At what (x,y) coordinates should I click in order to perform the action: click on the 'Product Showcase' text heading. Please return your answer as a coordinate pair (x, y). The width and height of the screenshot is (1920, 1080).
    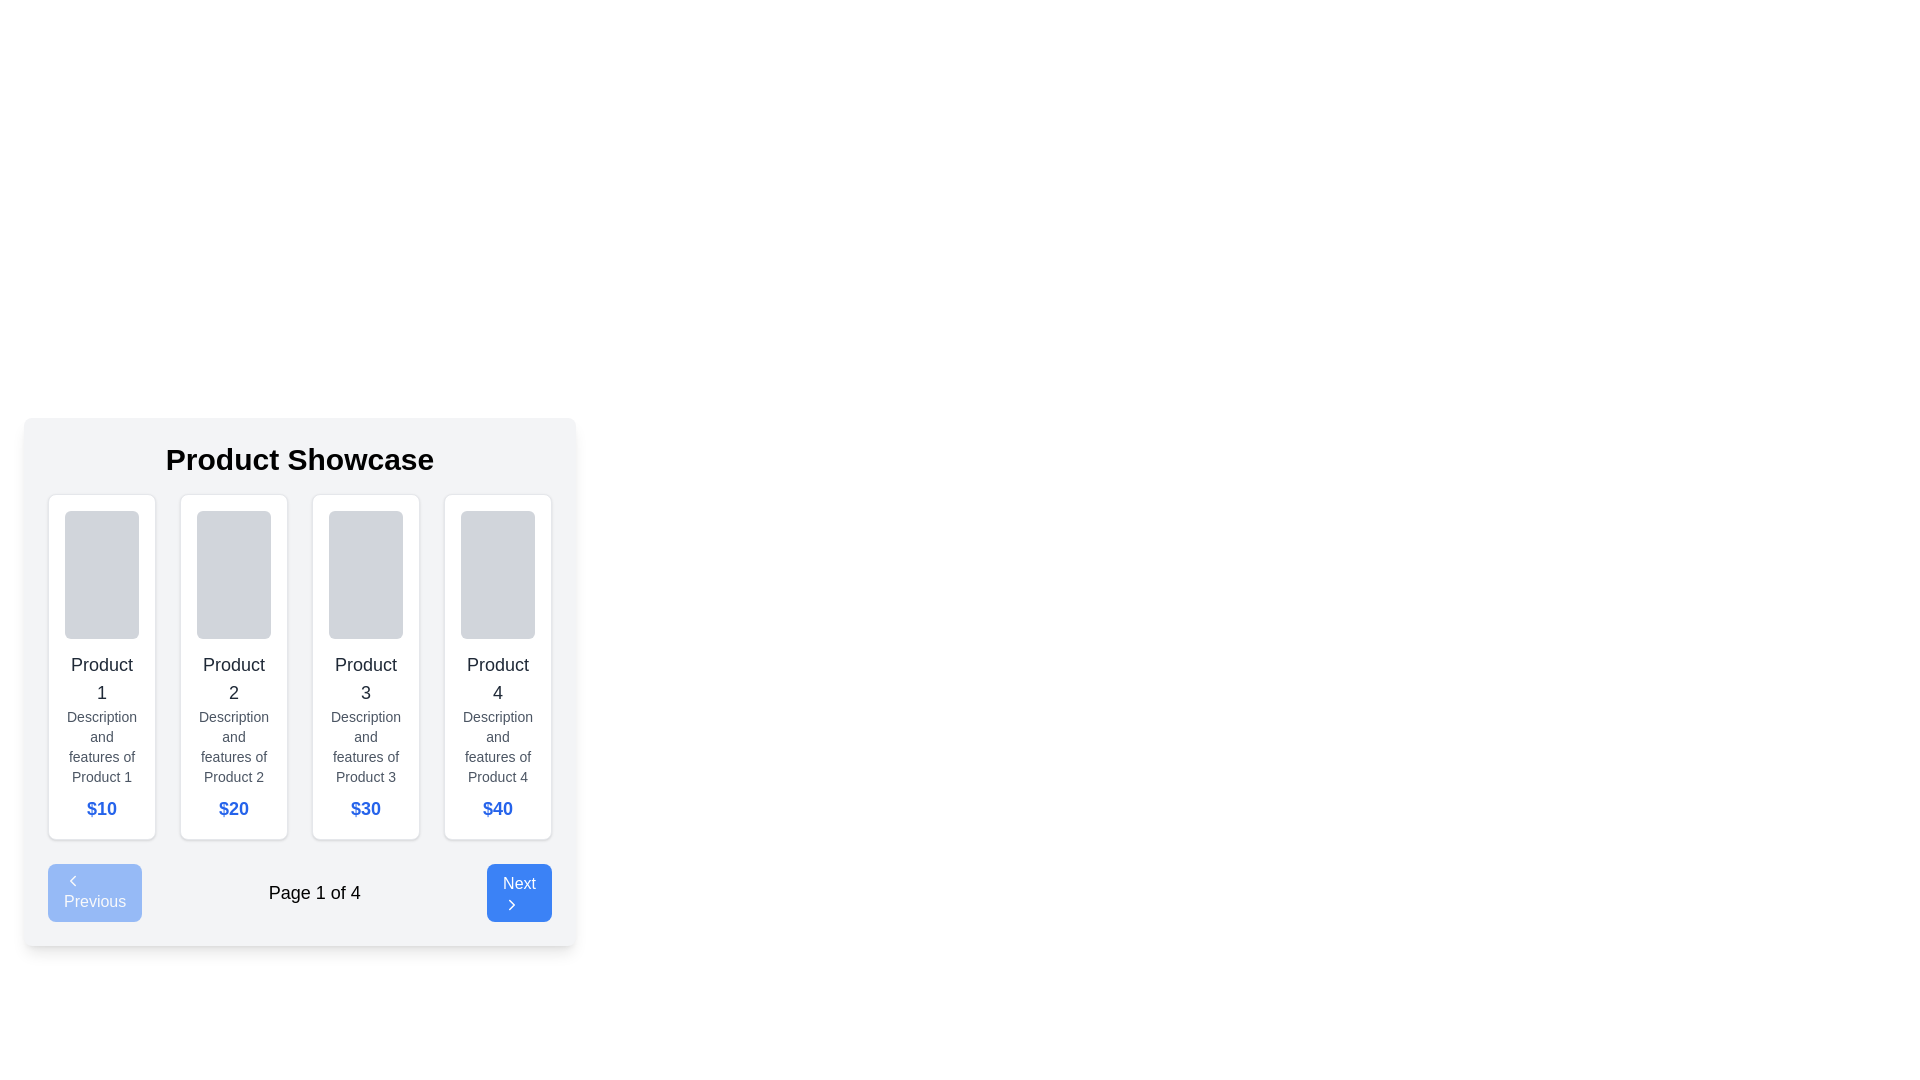
    Looking at the image, I should click on (298, 459).